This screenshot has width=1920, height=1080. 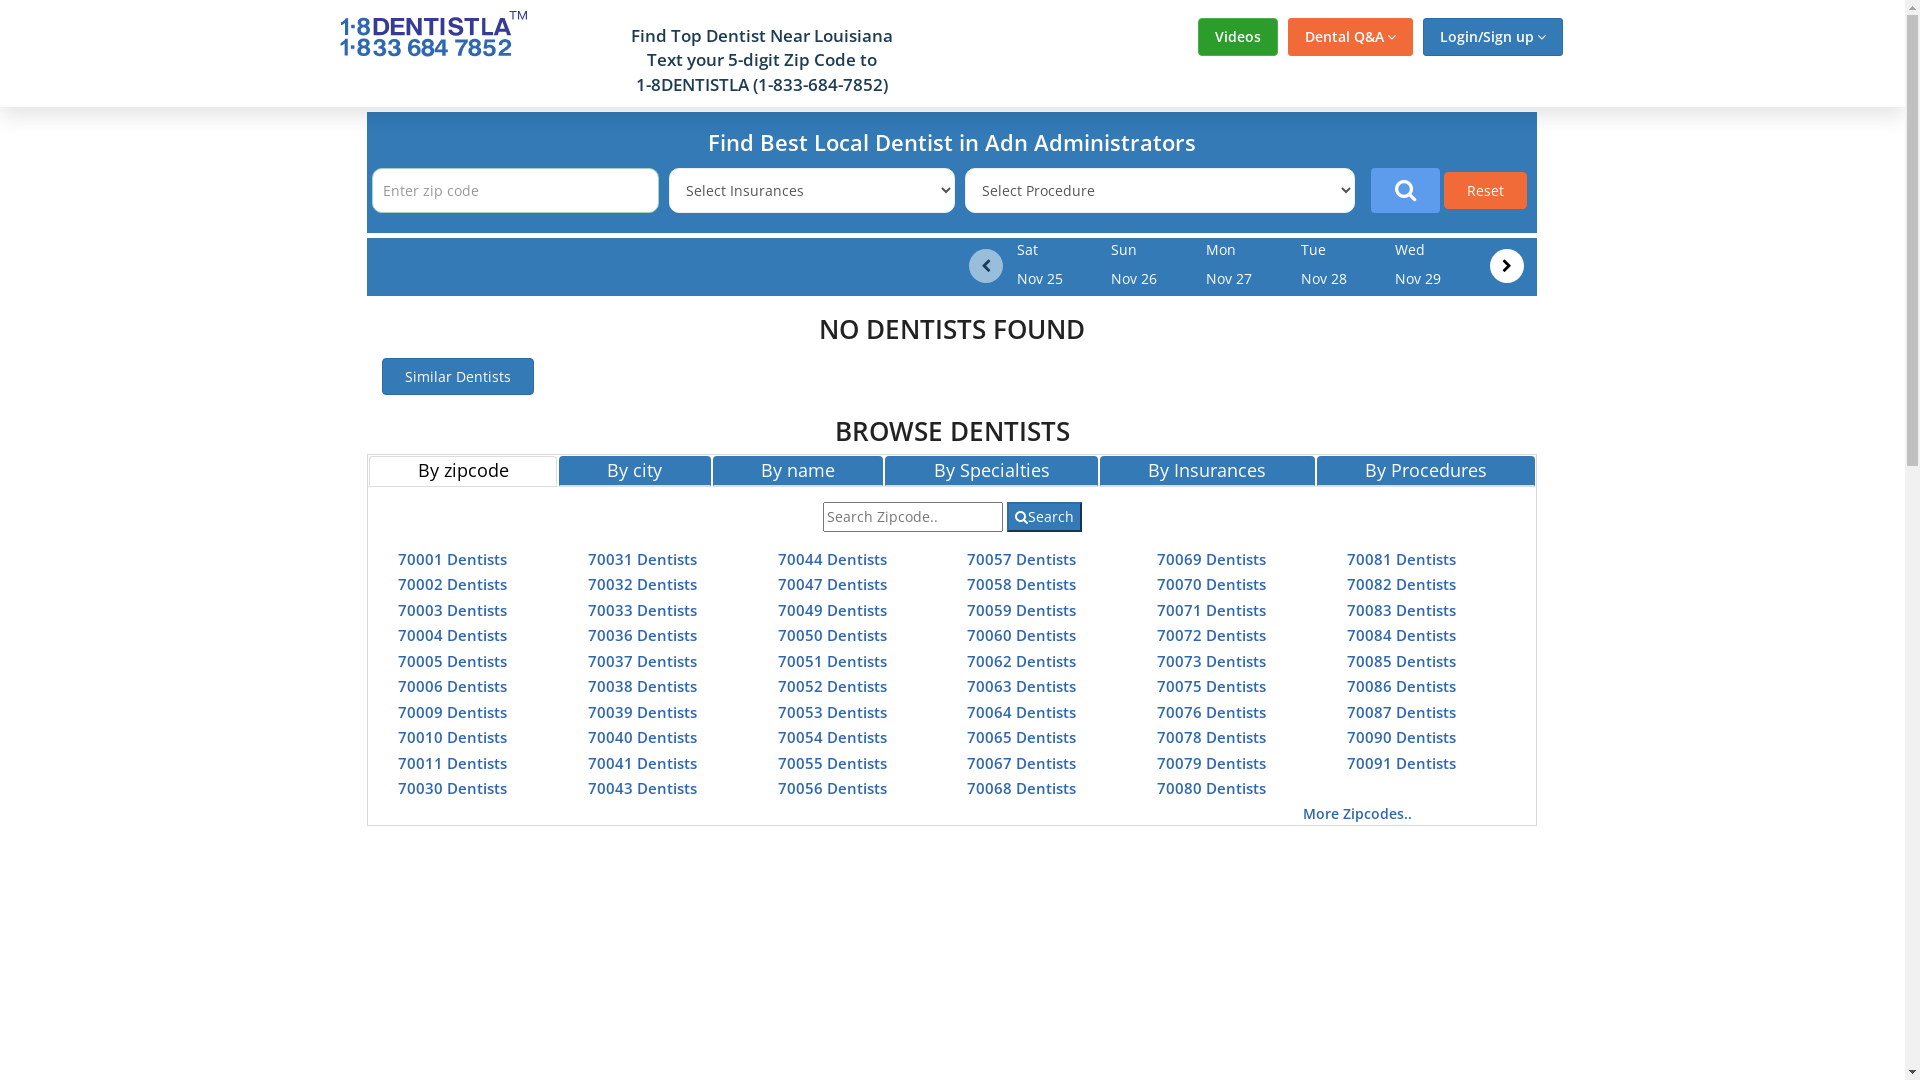 I want to click on 'By Specialties', so click(x=991, y=470).